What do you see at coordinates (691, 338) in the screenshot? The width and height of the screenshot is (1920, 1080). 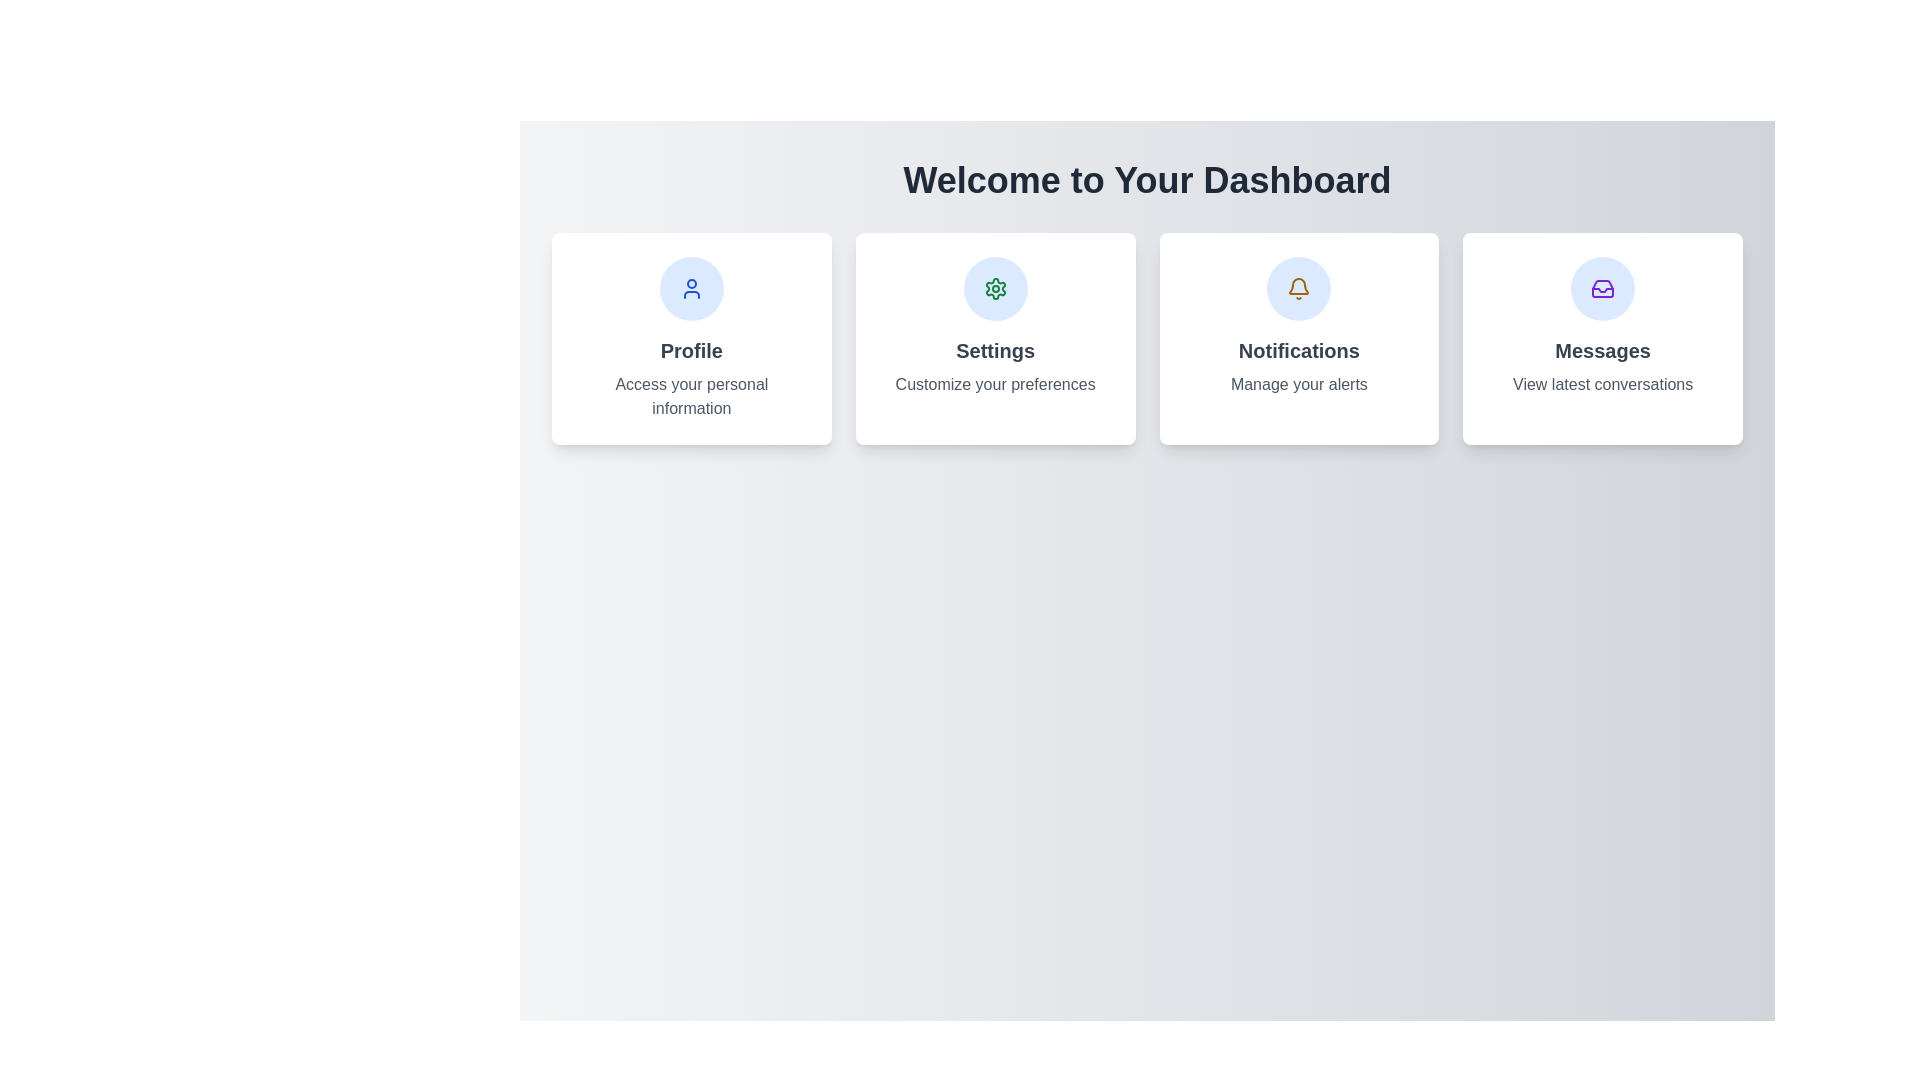 I see `the first informational card displaying personal profile information, located in the top-left of the layout` at bounding box center [691, 338].